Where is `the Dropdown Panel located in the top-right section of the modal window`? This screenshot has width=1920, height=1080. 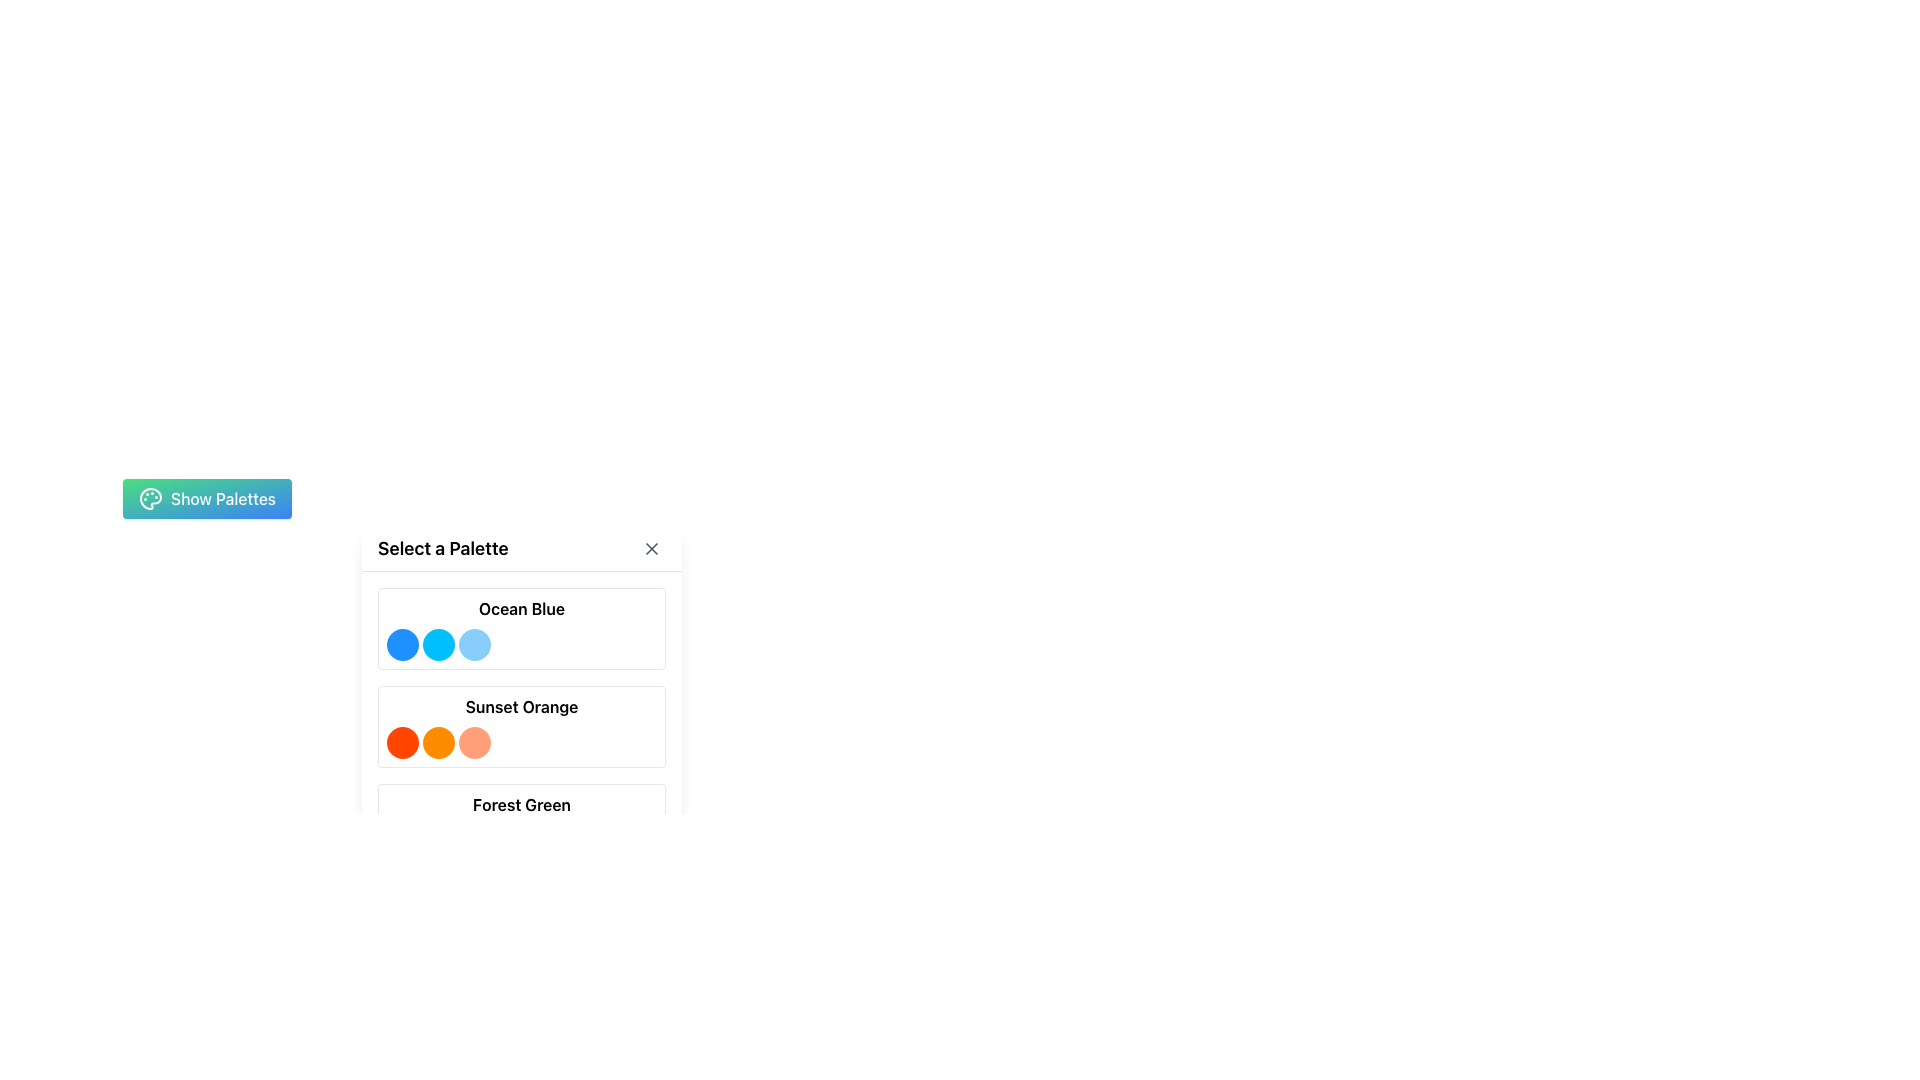 the Dropdown Panel located in the top-right section of the modal window is located at coordinates (522, 703).